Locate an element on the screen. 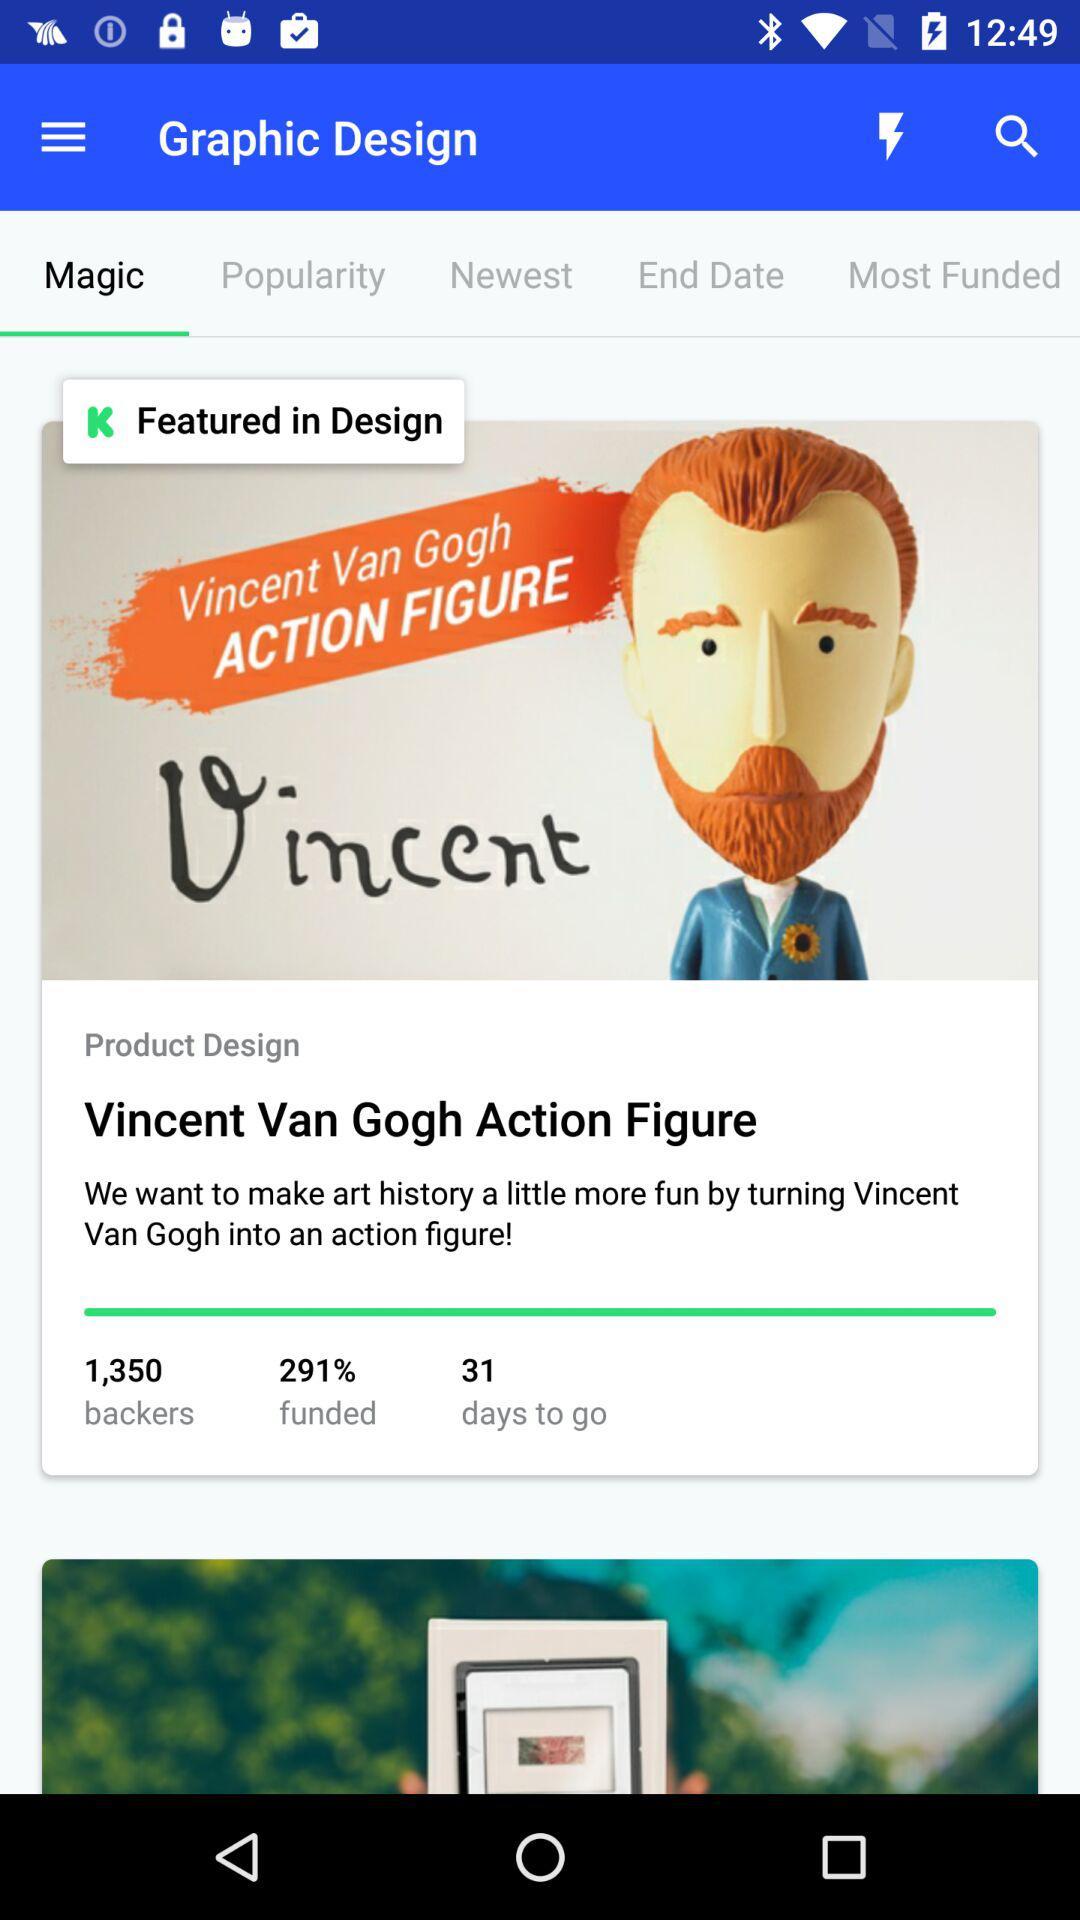 The image size is (1080, 1920). the graphic design is located at coordinates (455, 136).